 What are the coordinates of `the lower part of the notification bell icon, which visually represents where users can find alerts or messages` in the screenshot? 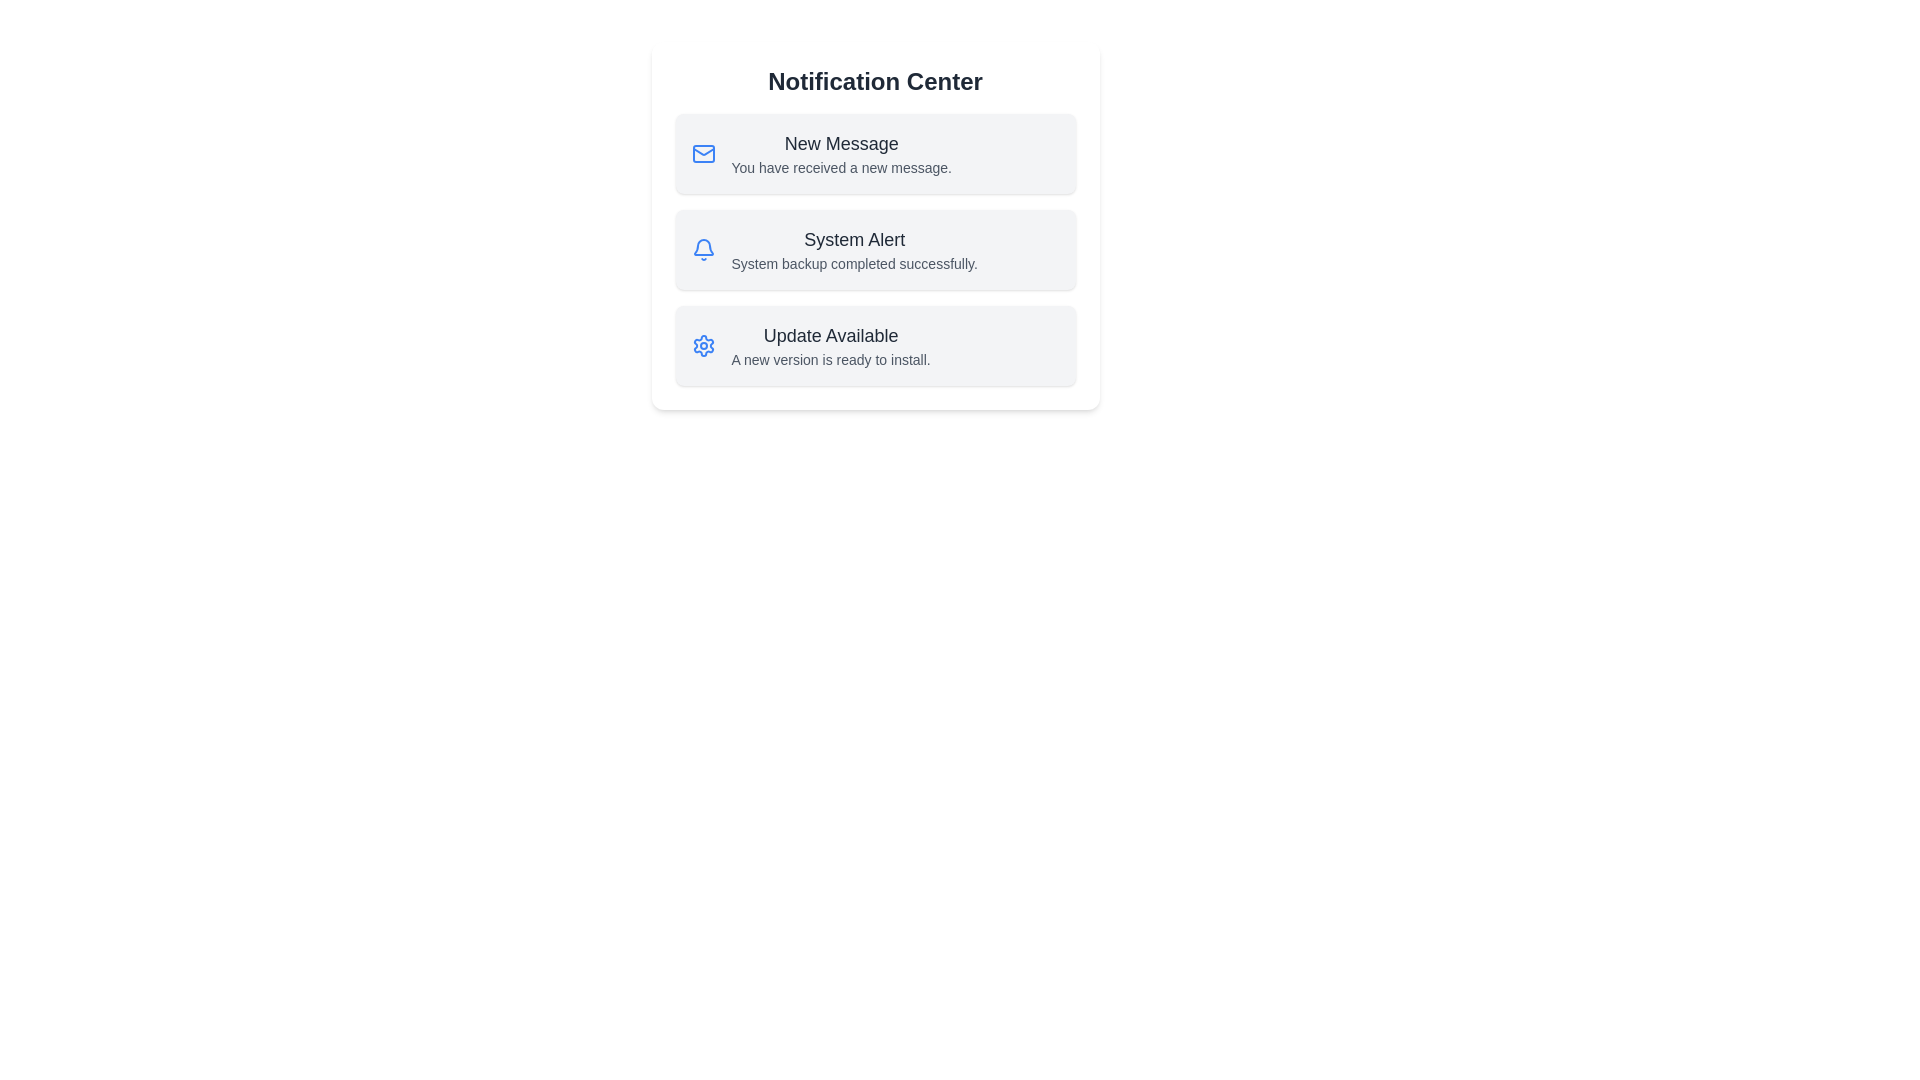 It's located at (703, 246).